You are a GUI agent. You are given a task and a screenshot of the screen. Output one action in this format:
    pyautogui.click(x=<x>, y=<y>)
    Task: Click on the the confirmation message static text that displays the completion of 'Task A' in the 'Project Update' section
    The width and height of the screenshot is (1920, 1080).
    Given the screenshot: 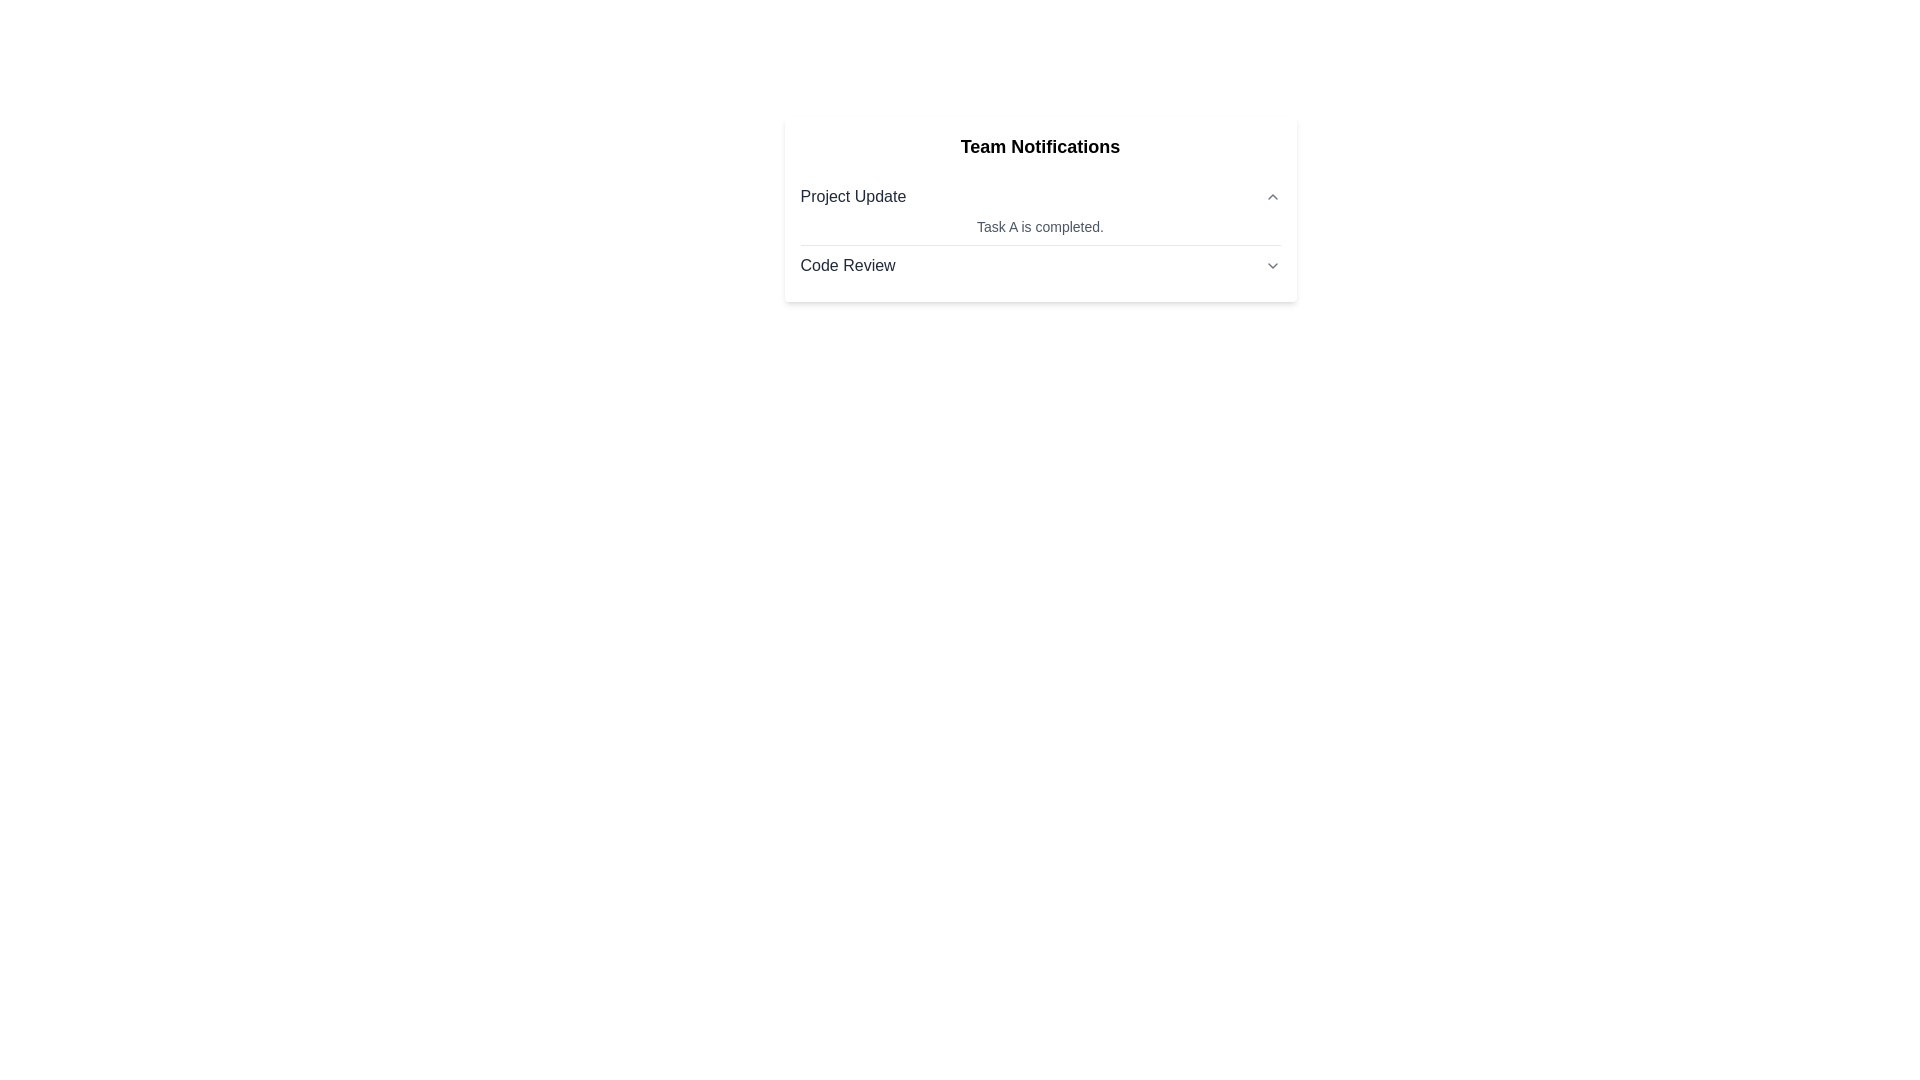 What is the action you would take?
    pyautogui.click(x=1040, y=226)
    